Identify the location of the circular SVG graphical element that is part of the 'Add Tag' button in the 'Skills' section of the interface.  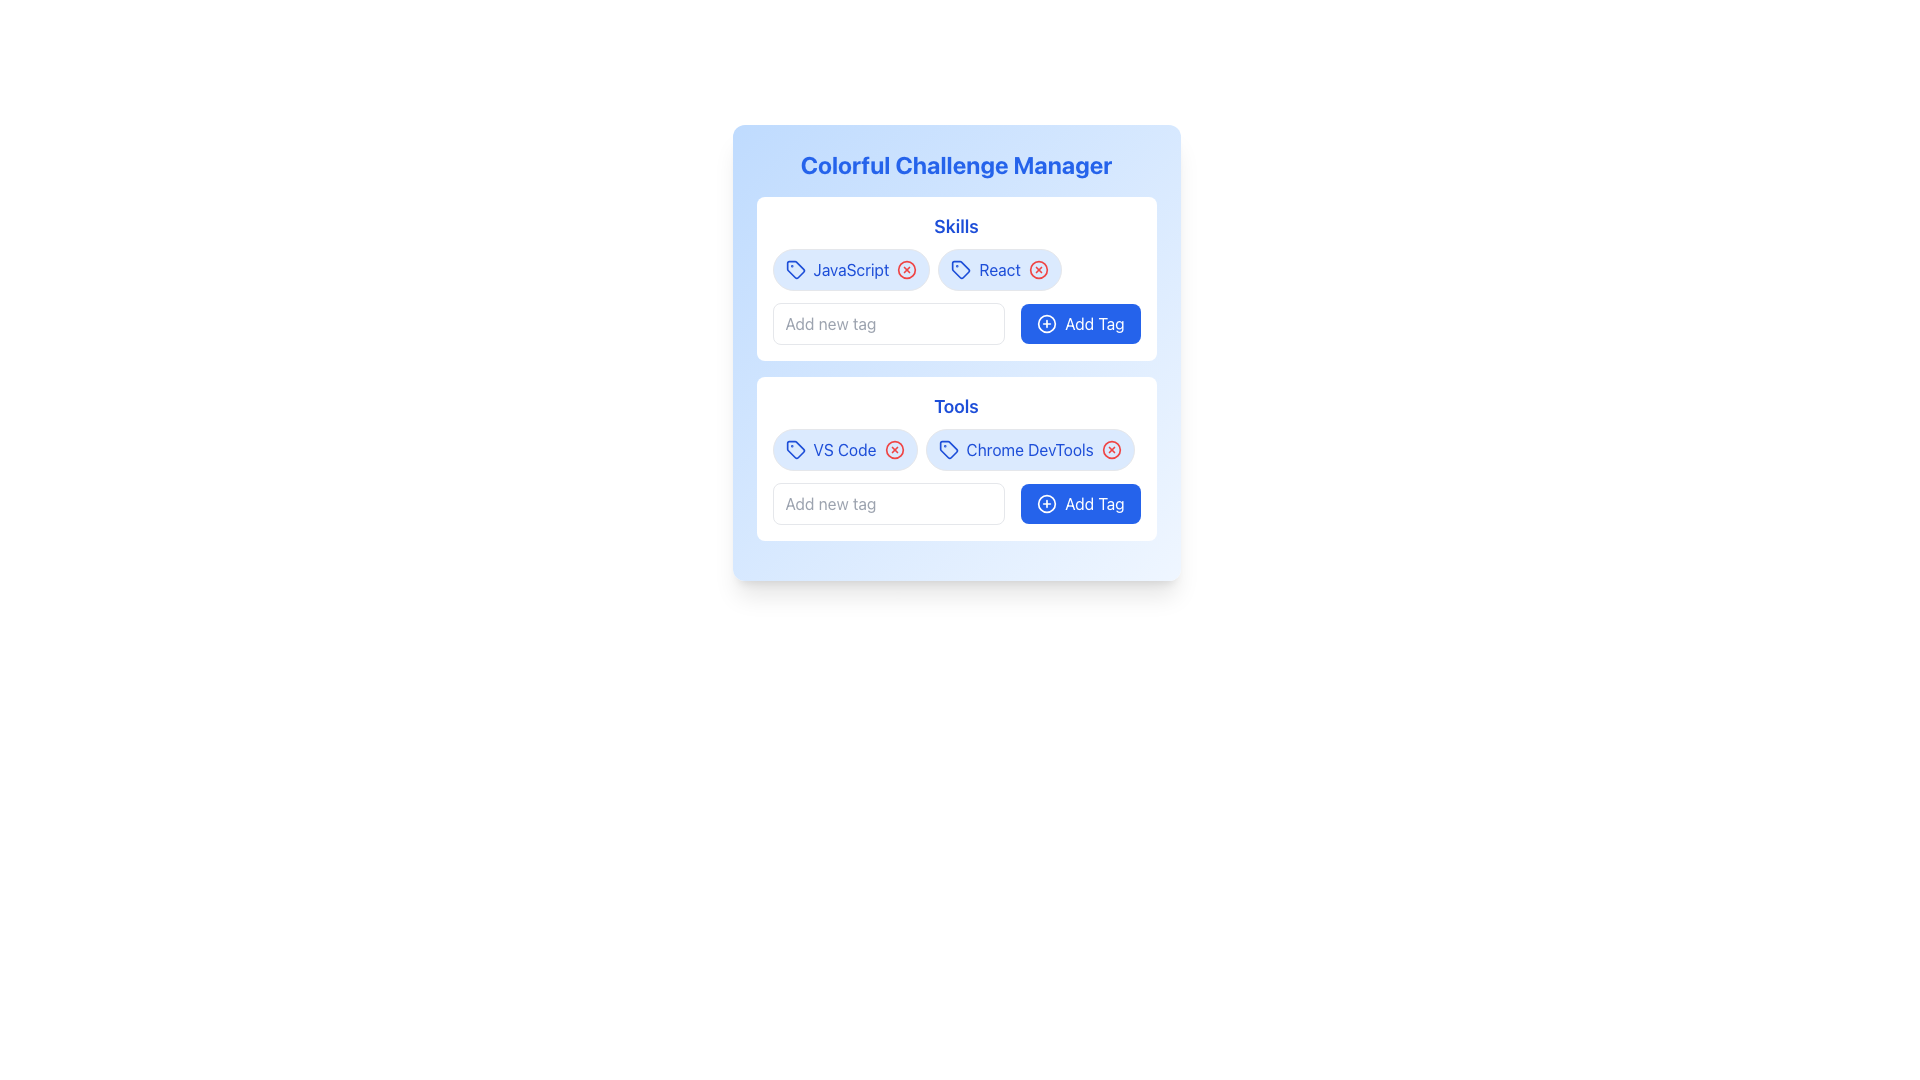
(1046, 323).